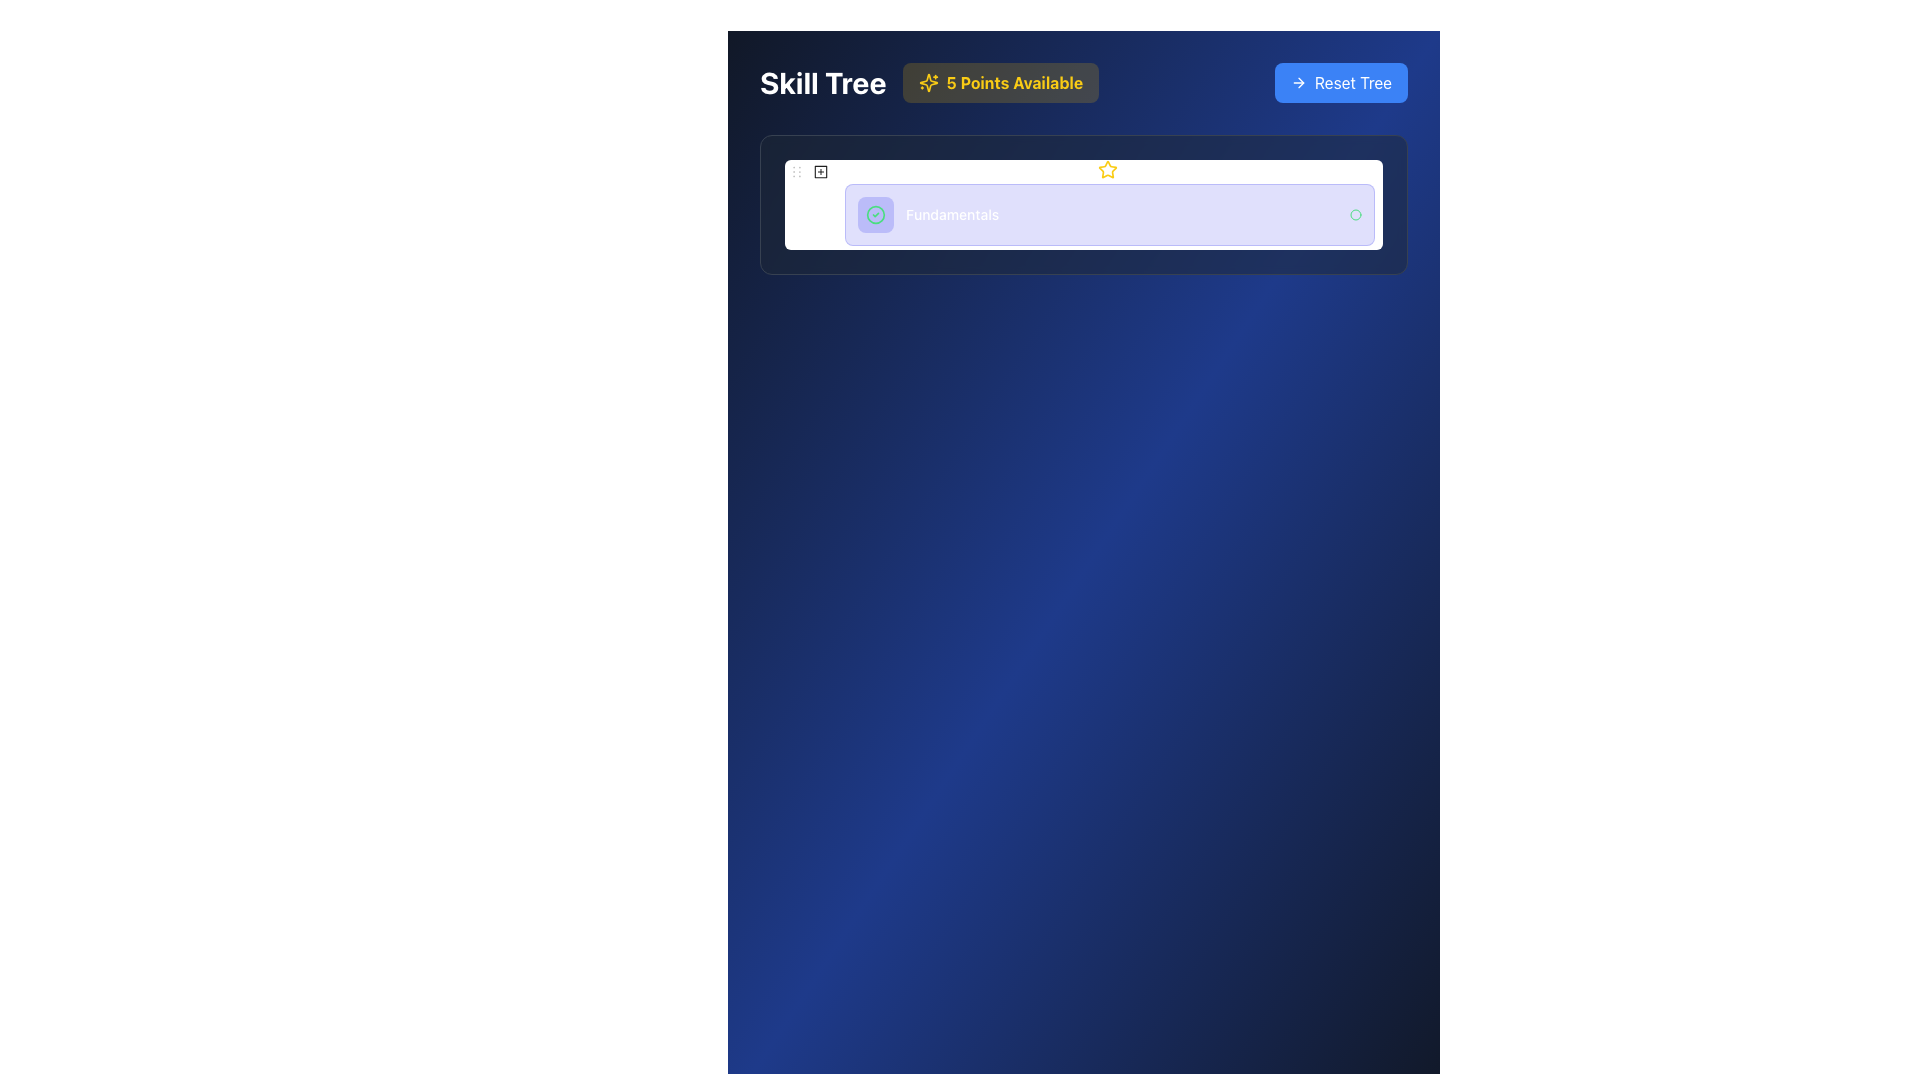 Image resolution: width=1920 pixels, height=1080 pixels. I want to click on the decorative icon located in the top-center area of the interface, which is positioned next to a label and a button, serving to draw attention to its associated section, so click(927, 82).